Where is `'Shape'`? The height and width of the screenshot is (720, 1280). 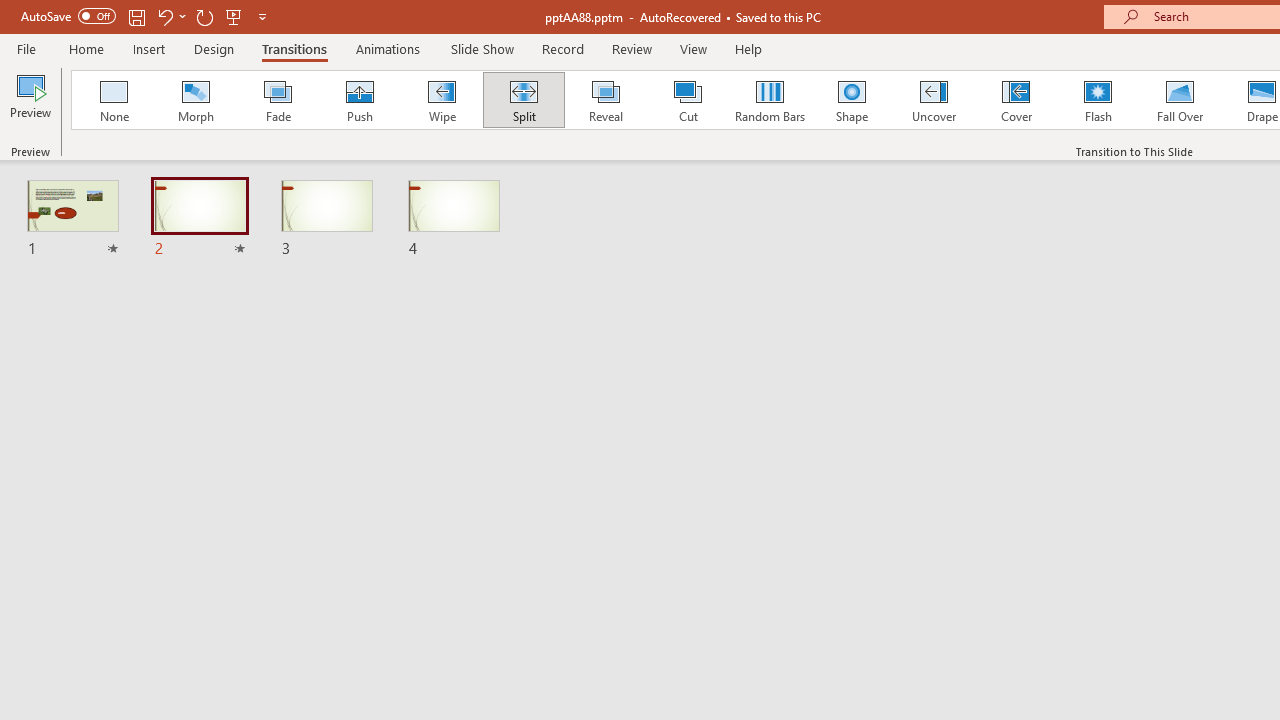
'Shape' is located at coordinates (852, 100).